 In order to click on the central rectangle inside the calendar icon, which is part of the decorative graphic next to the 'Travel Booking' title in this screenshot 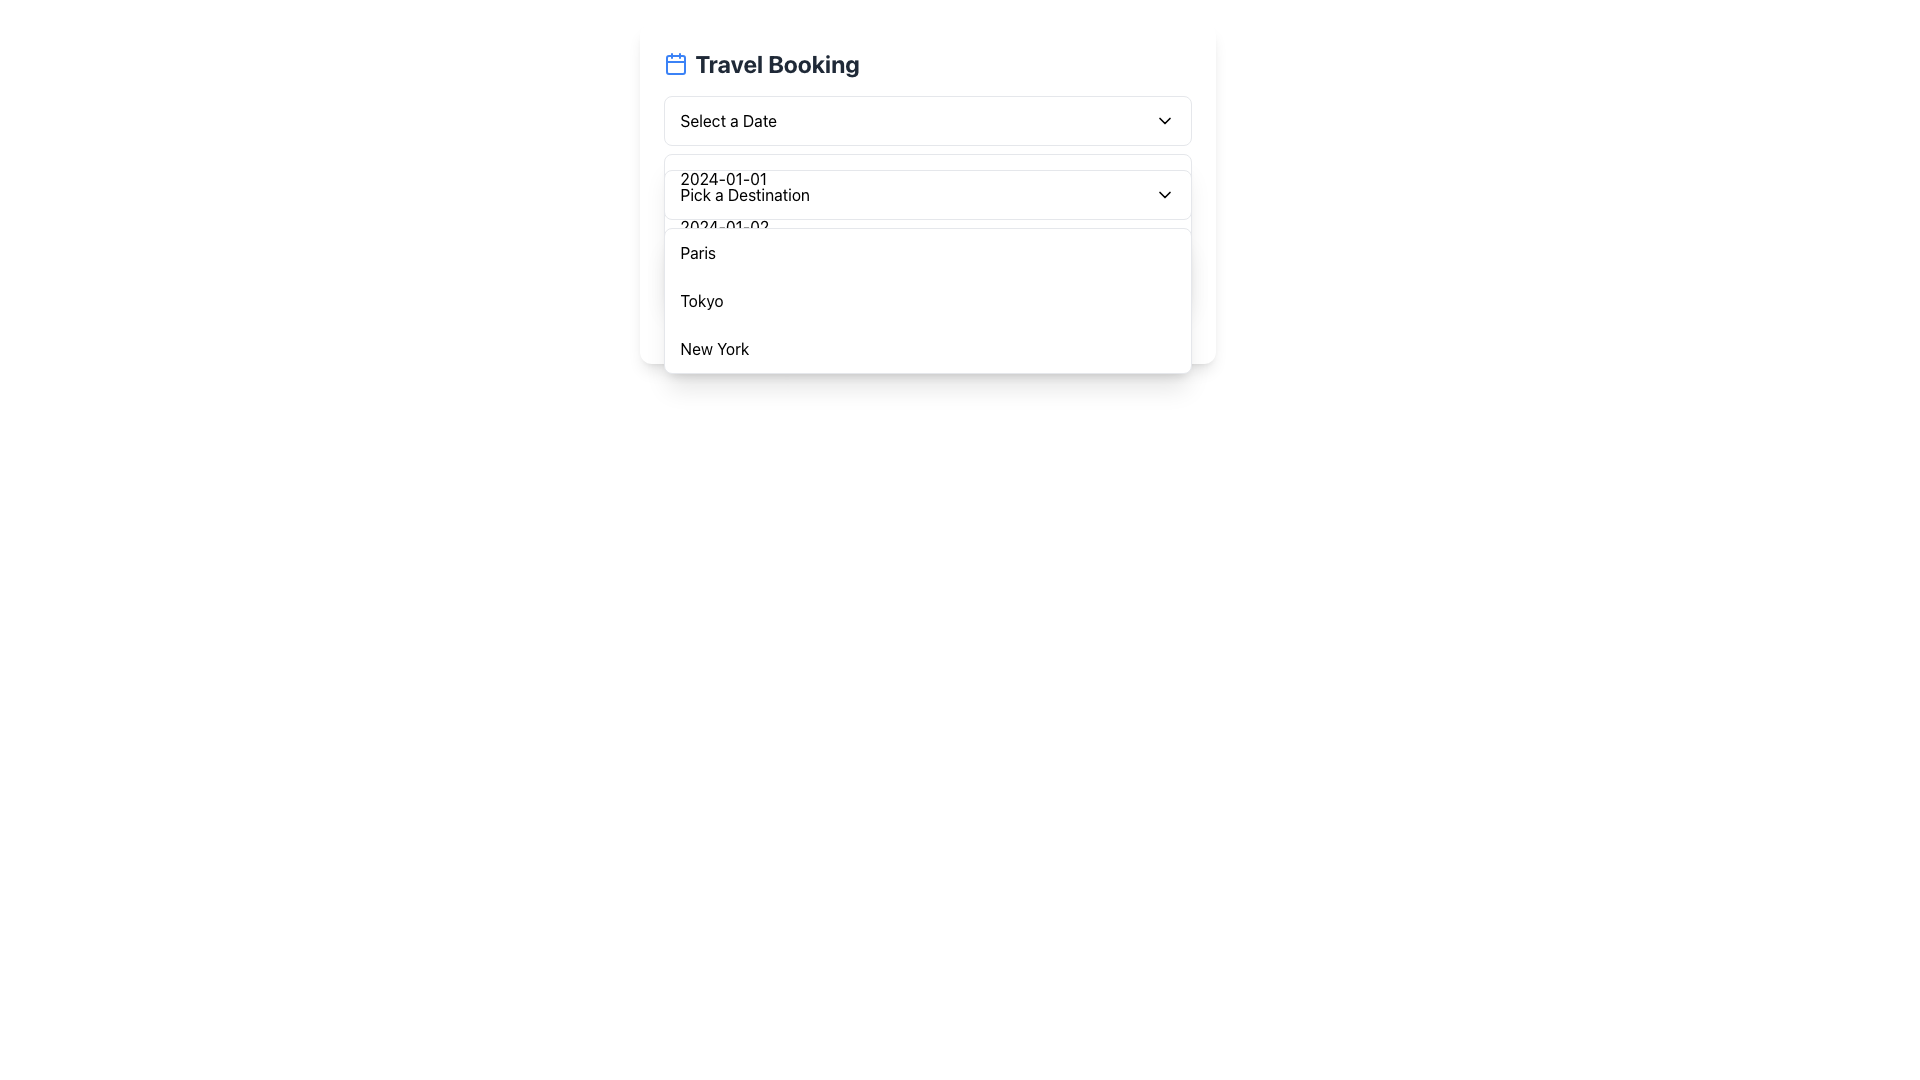, I will do `click(675, 64)`.